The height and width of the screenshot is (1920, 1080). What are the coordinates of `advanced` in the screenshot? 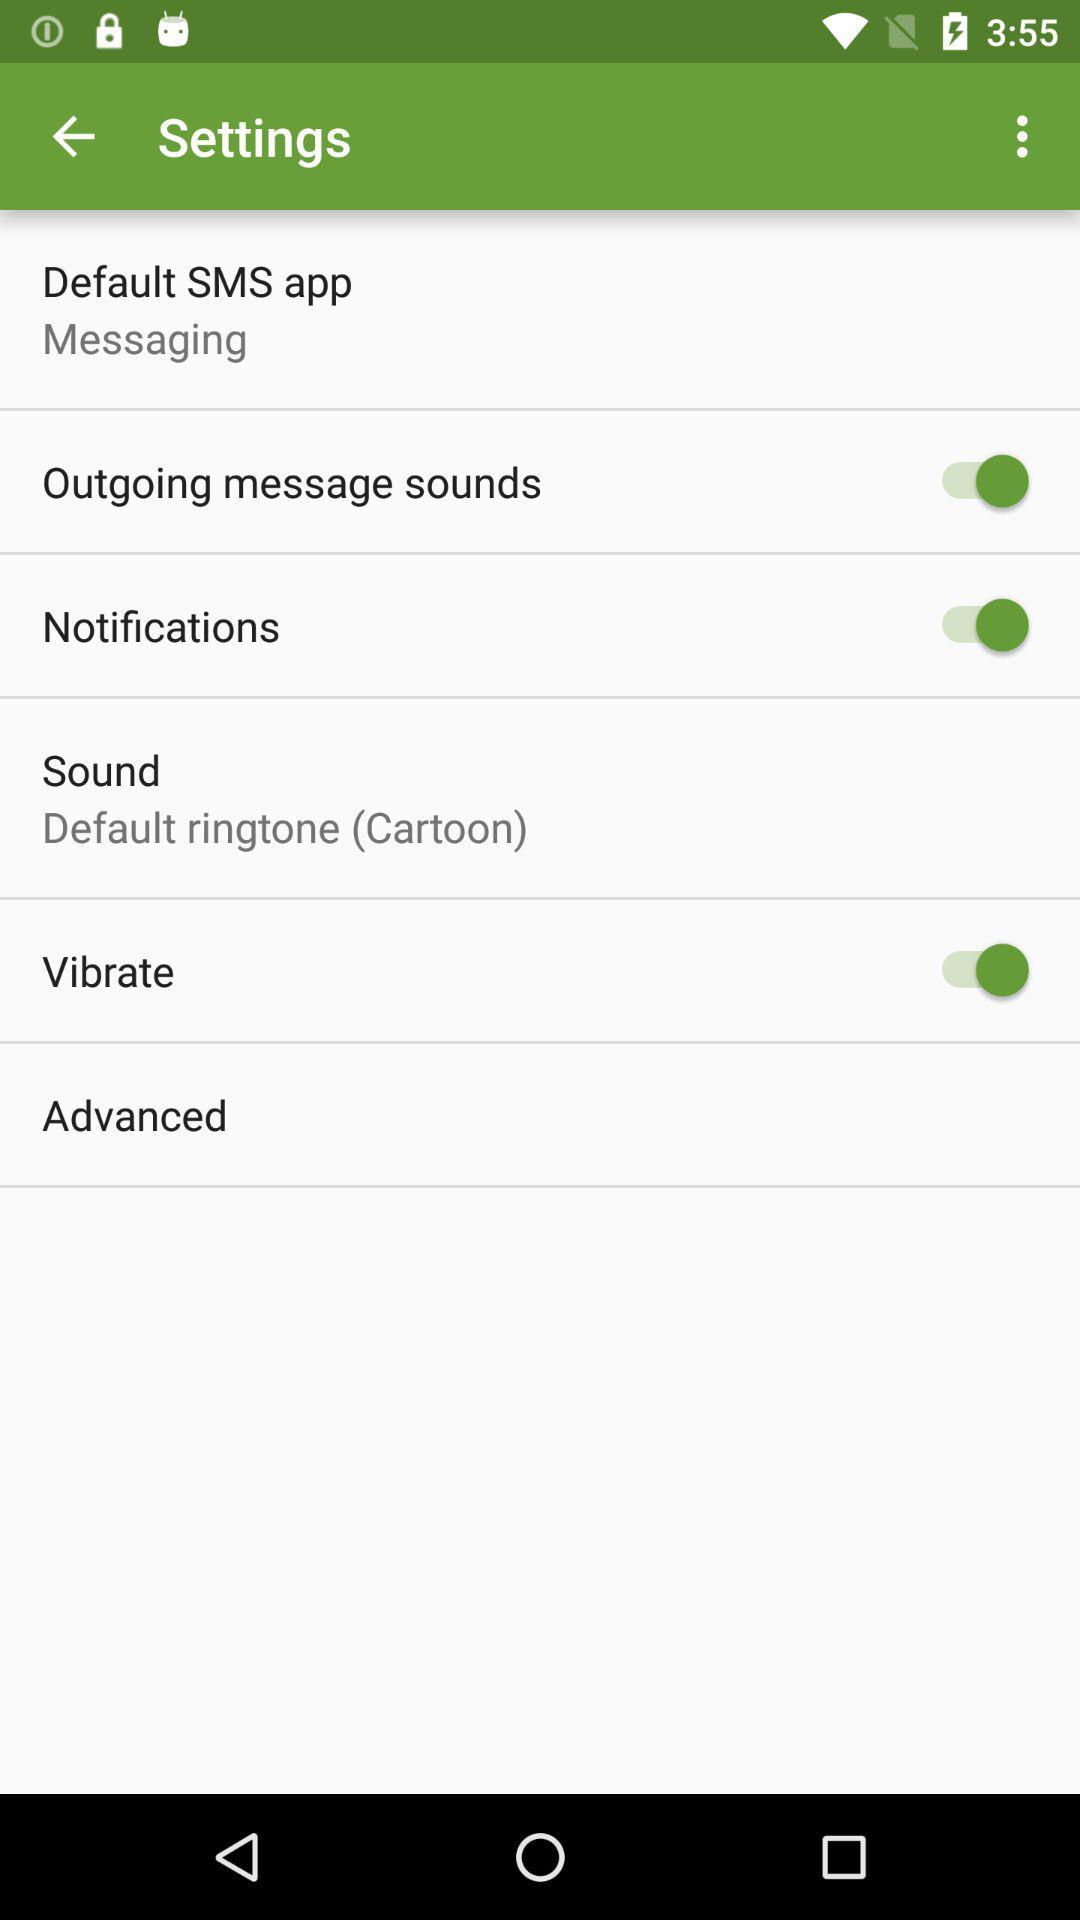 It's located at (135, 1113).